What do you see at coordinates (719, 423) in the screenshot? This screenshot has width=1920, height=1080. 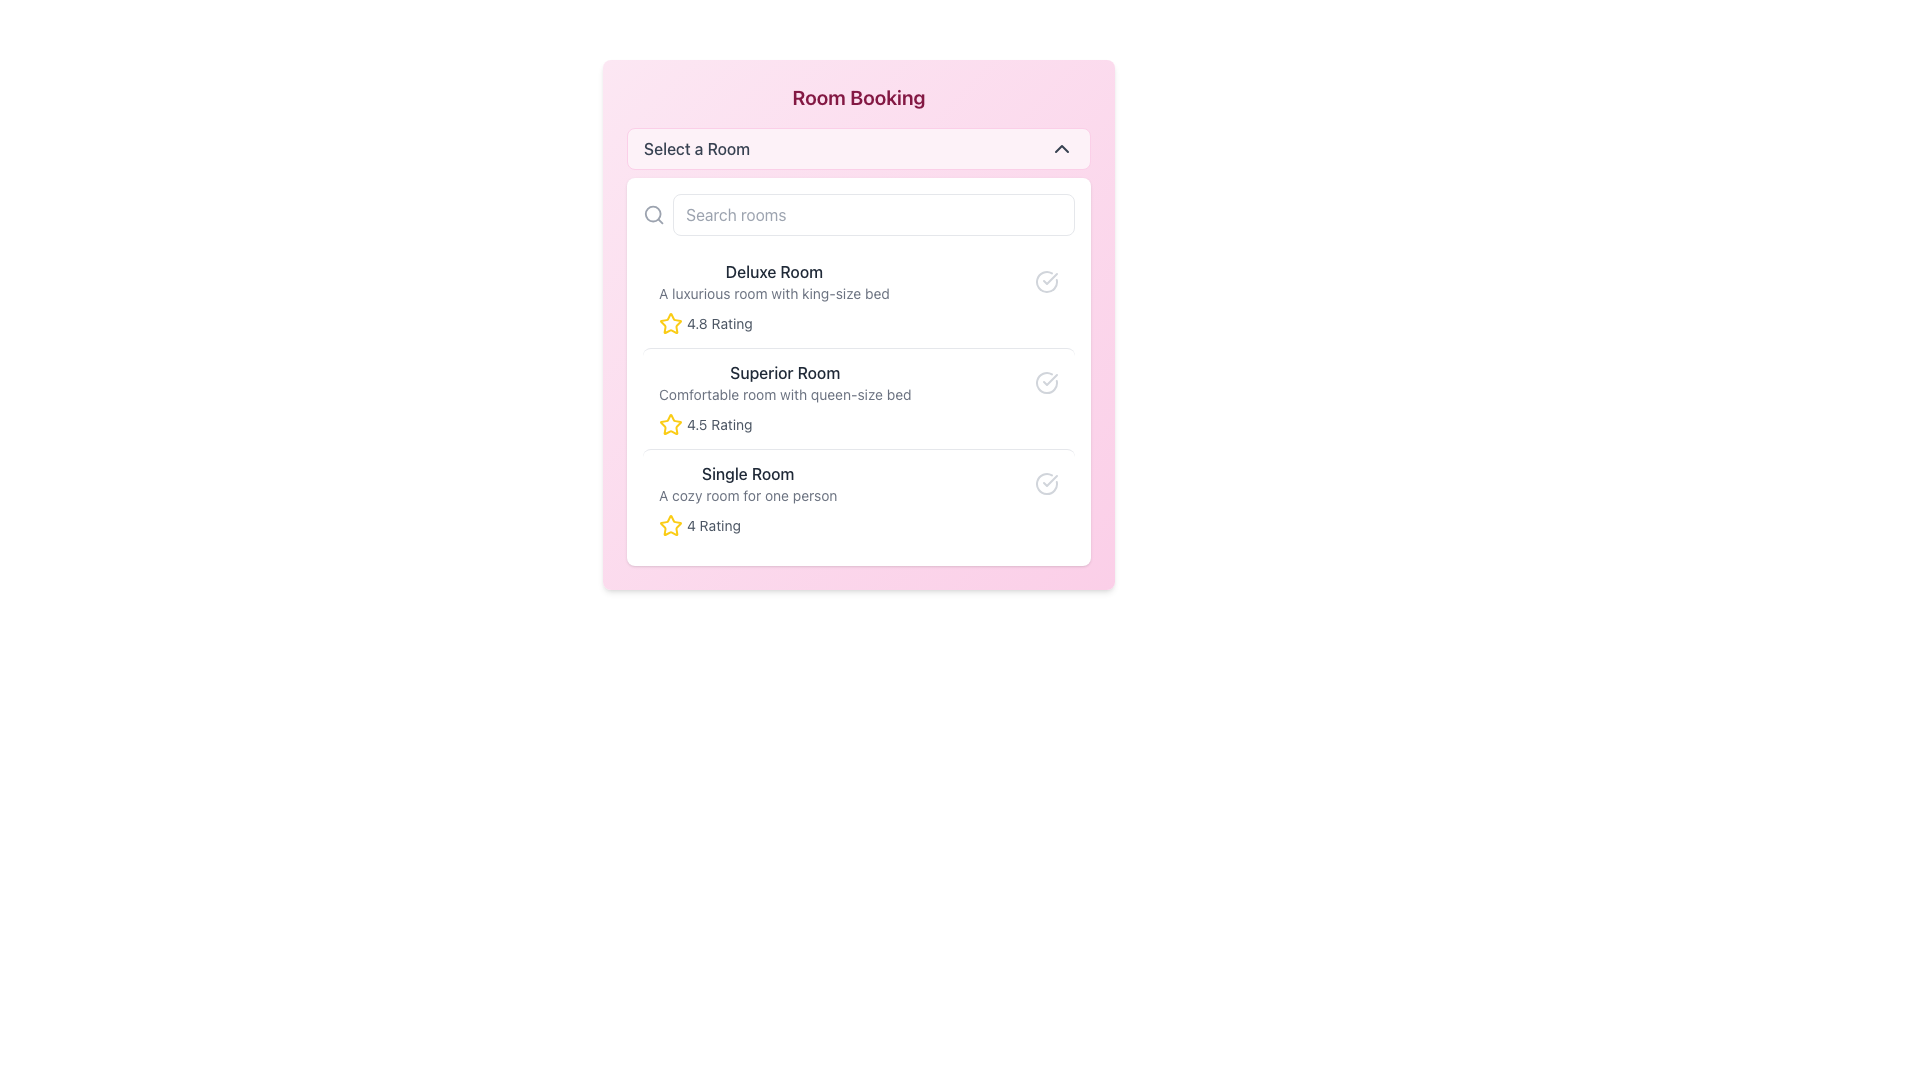 I see `the text displaying '4.5 Rating' which is part of the rating system for the 'Superior Room', located next to a yellow star icon` at bounding box center [719, 423].